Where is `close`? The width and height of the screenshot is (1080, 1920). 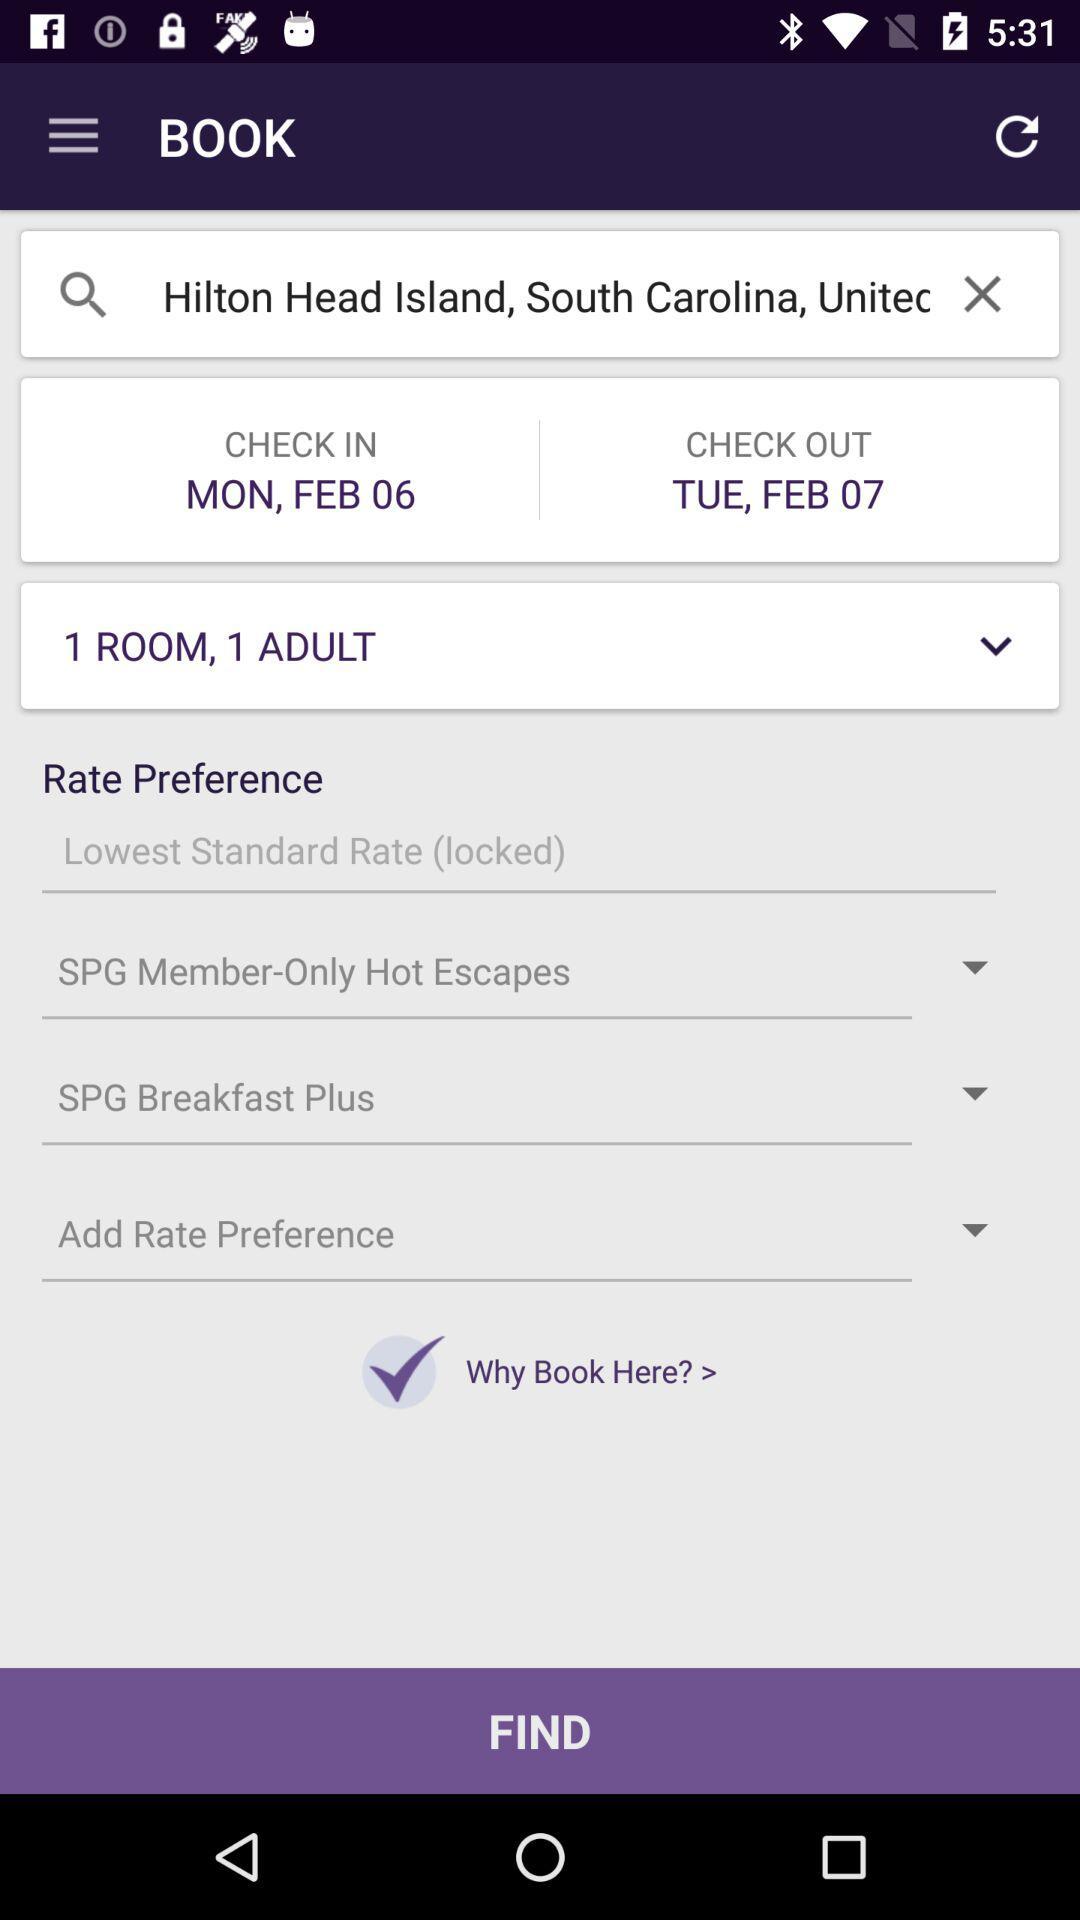
close is located at coordinates (981, 292).